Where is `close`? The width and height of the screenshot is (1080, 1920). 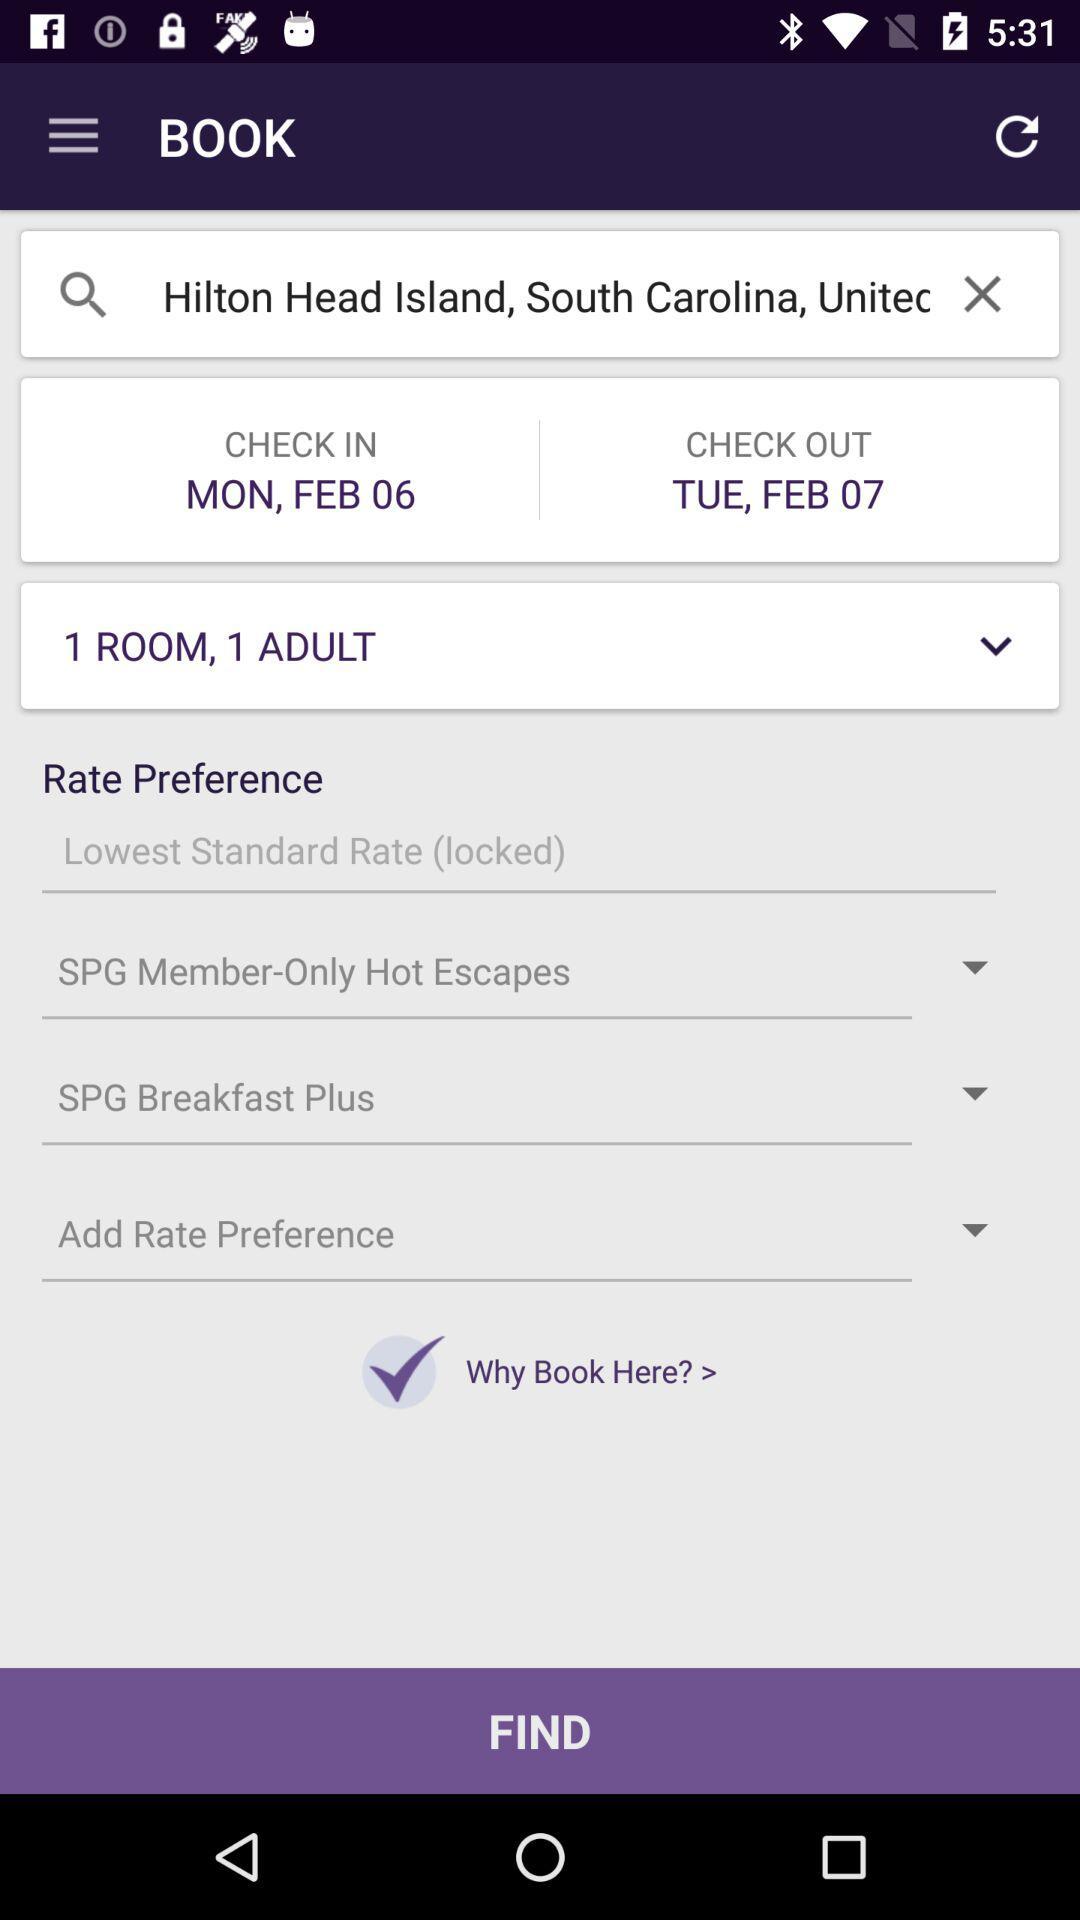
close is located at coordinates (981, 292).